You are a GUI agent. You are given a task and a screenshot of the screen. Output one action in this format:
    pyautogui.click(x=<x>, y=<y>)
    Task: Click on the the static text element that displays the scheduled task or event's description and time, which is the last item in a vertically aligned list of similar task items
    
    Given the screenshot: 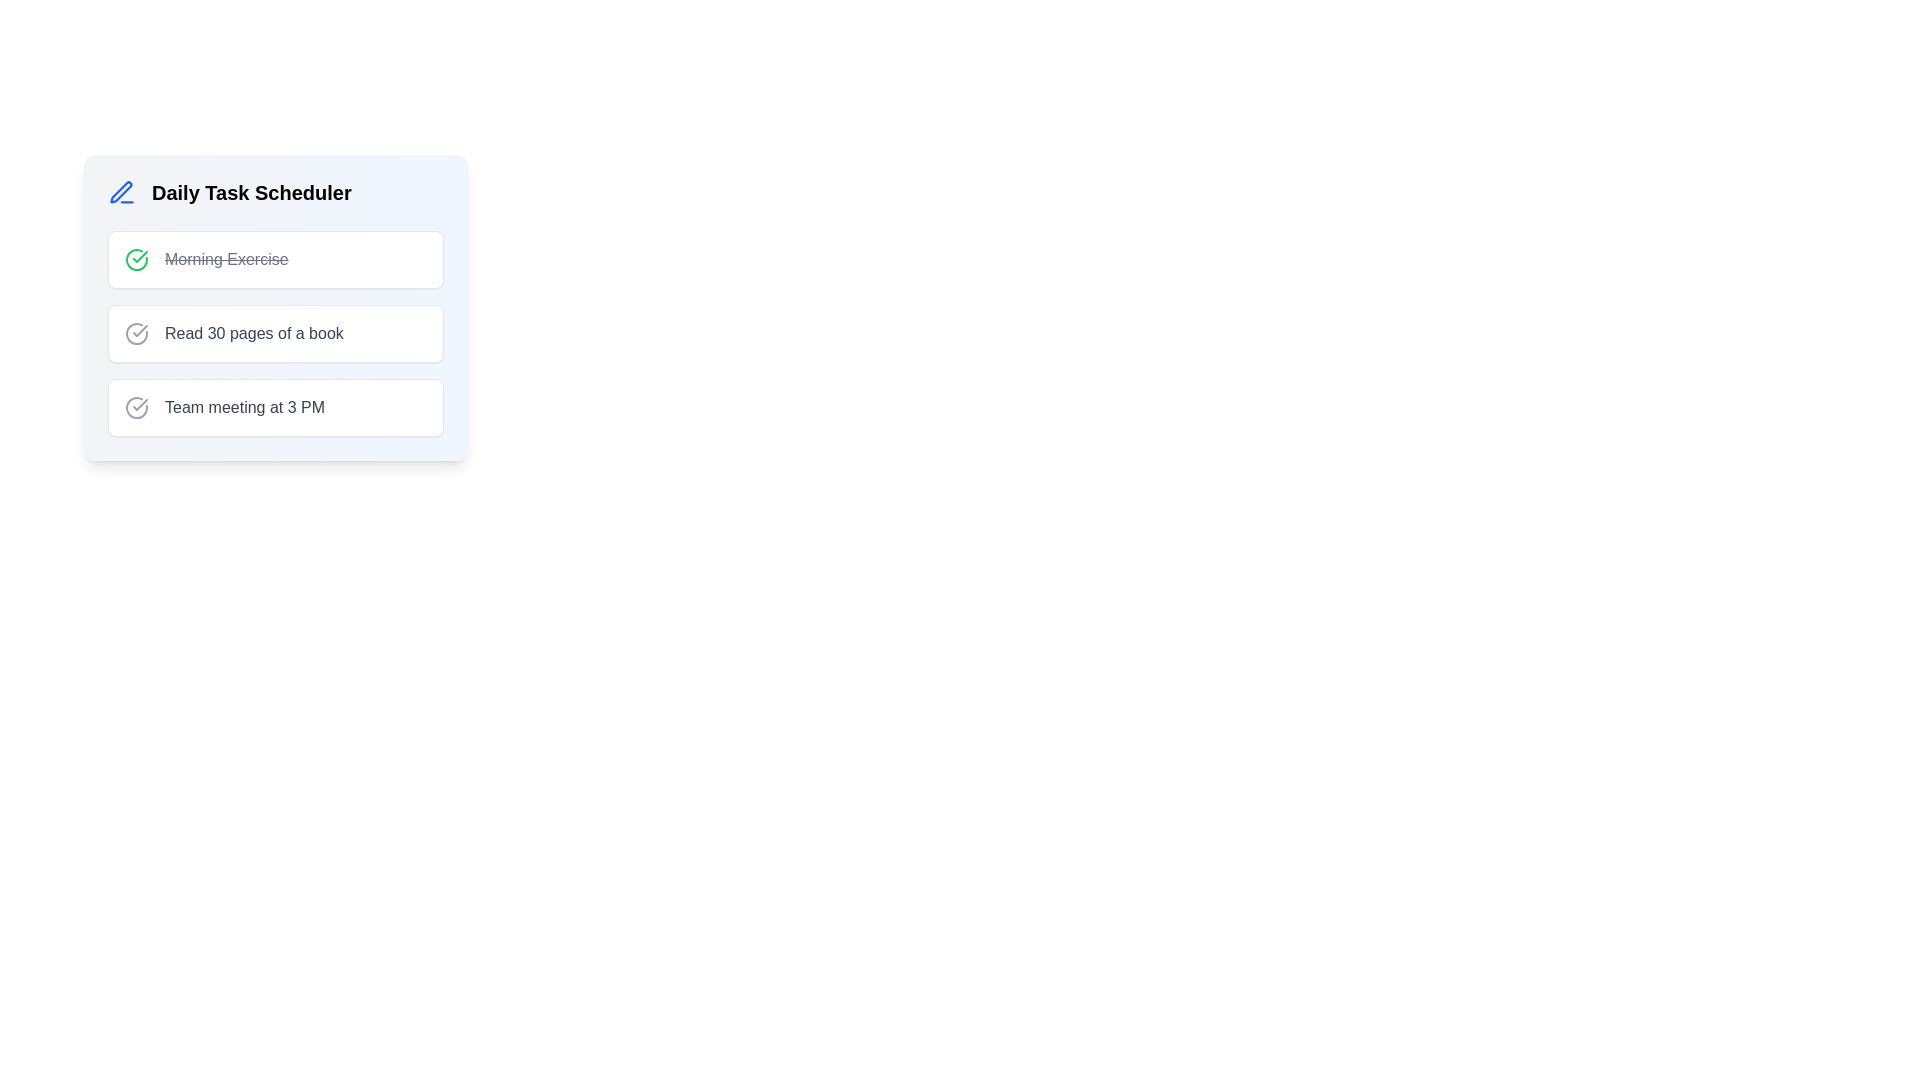 What is the action you would take?
    pyautogui.click(x=243, y=407)
    